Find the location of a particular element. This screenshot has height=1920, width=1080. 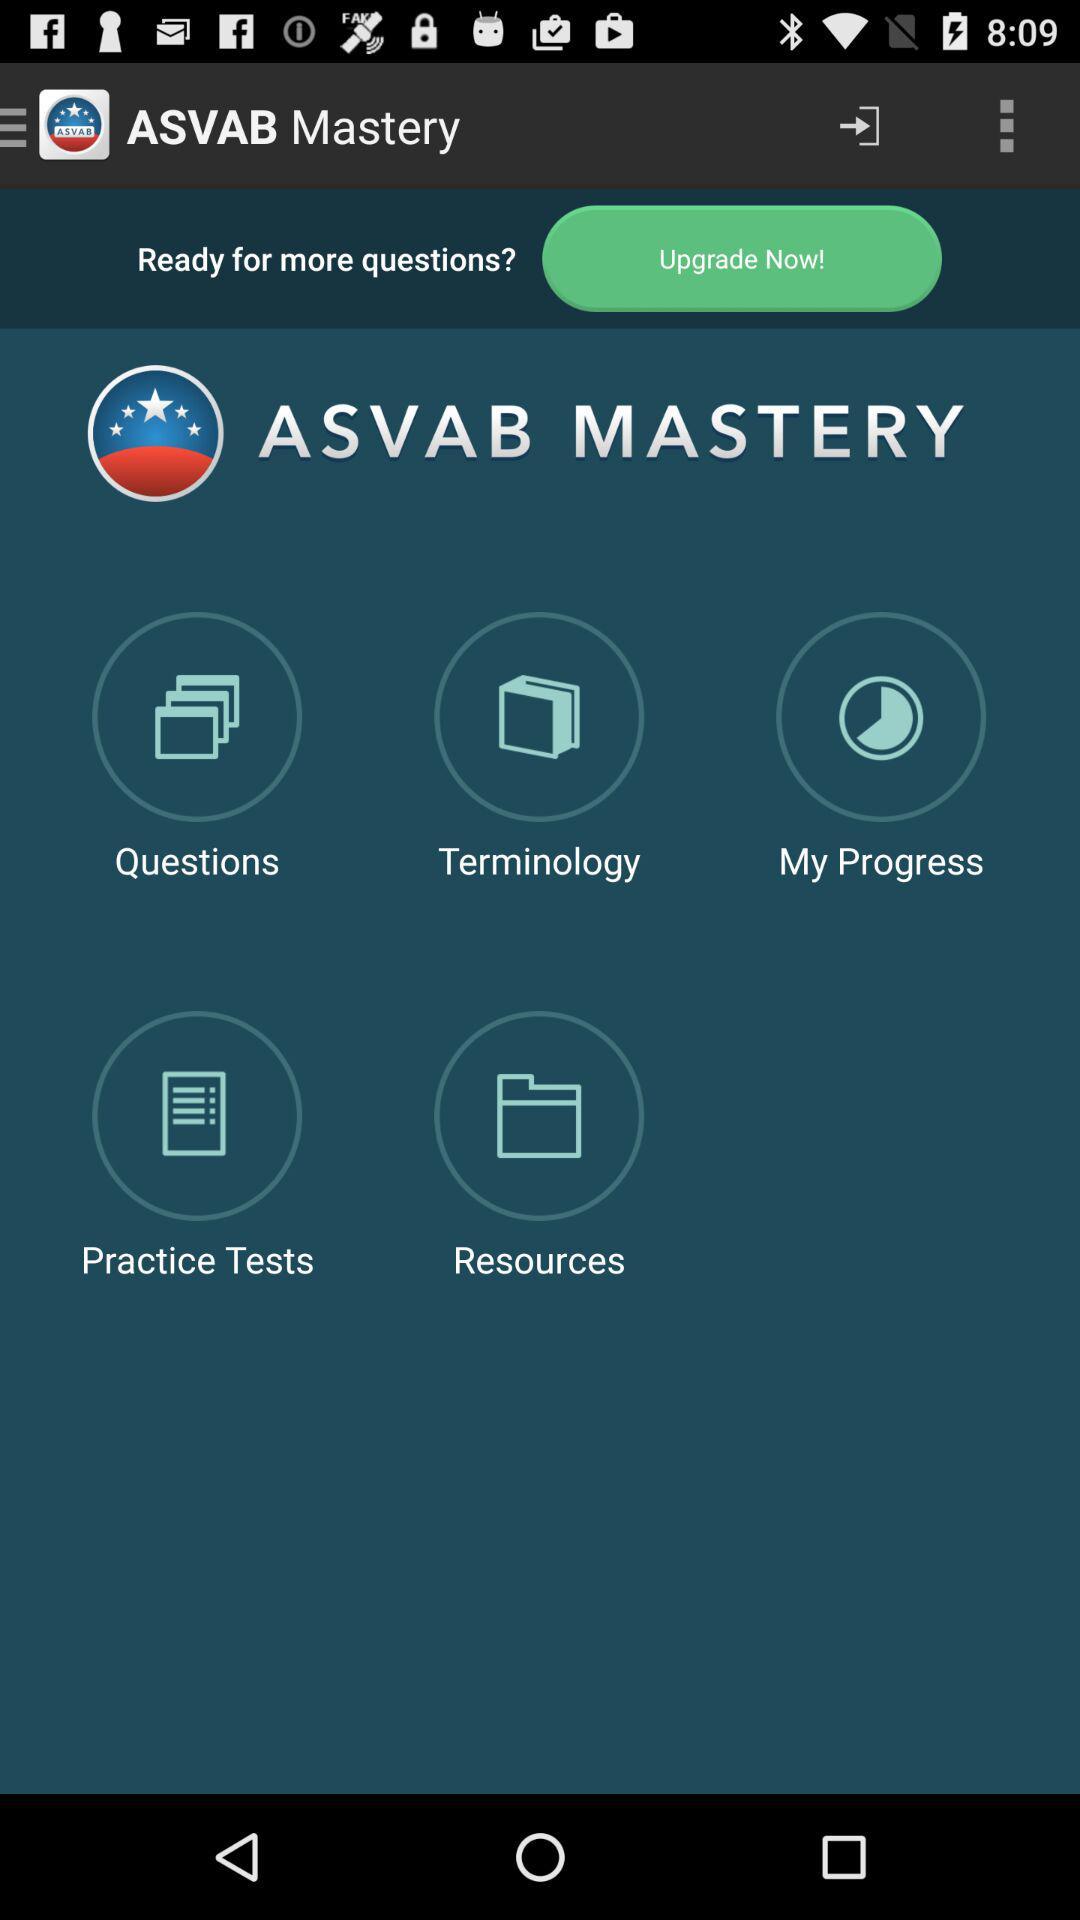

the app next to the ready for more is located at coordinates (742, 257).